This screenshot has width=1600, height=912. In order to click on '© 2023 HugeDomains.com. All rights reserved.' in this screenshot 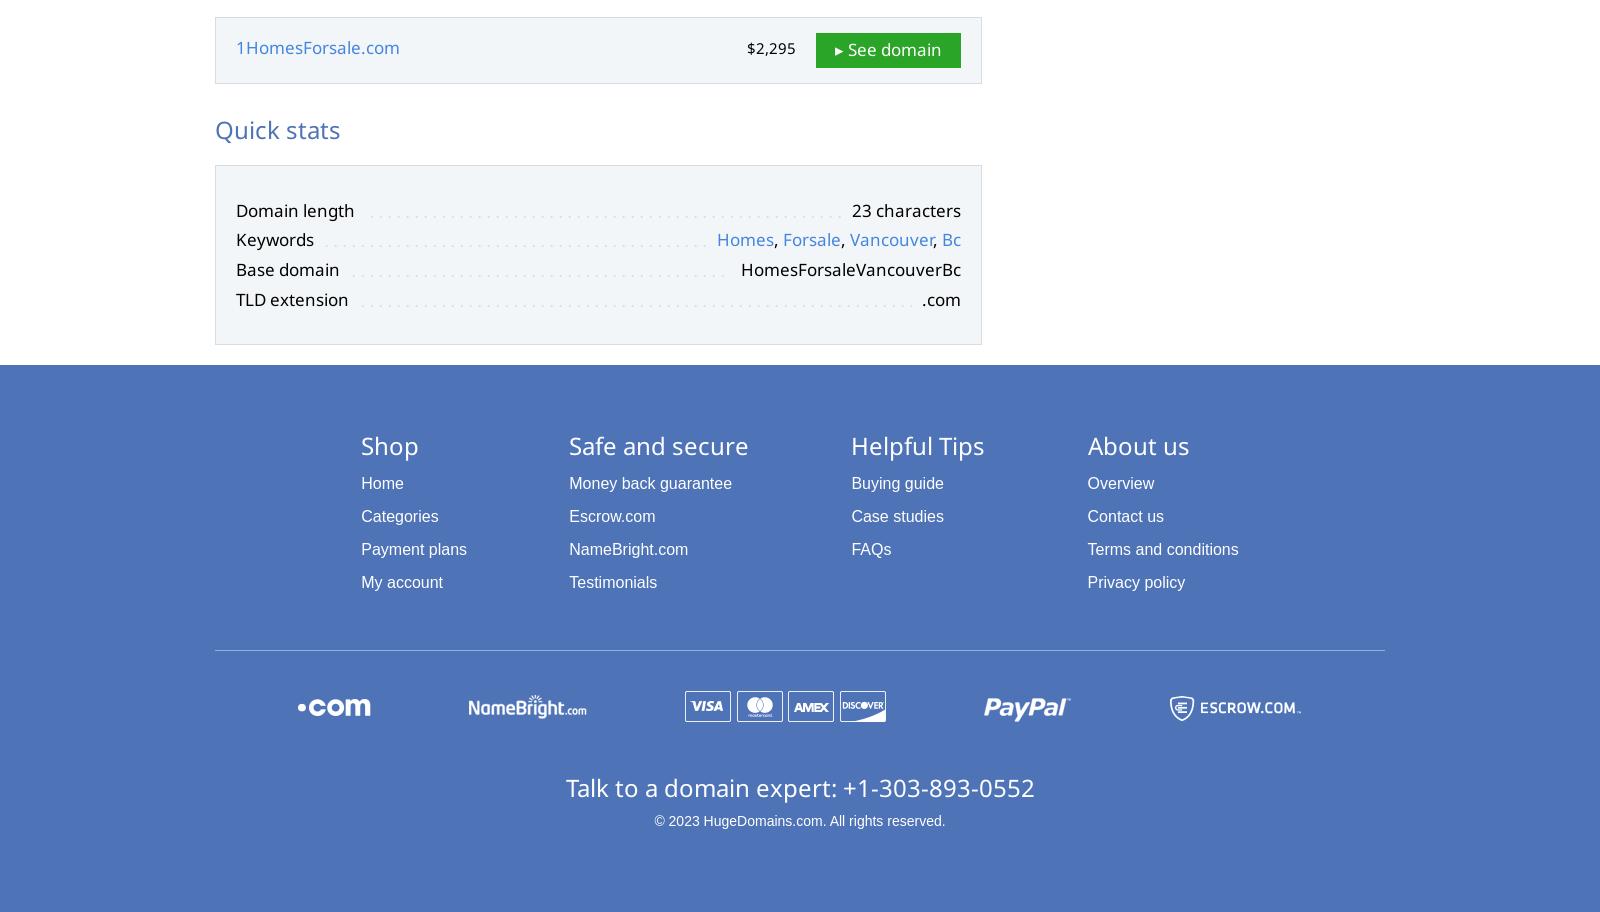, I will do `click(799, 819)`.